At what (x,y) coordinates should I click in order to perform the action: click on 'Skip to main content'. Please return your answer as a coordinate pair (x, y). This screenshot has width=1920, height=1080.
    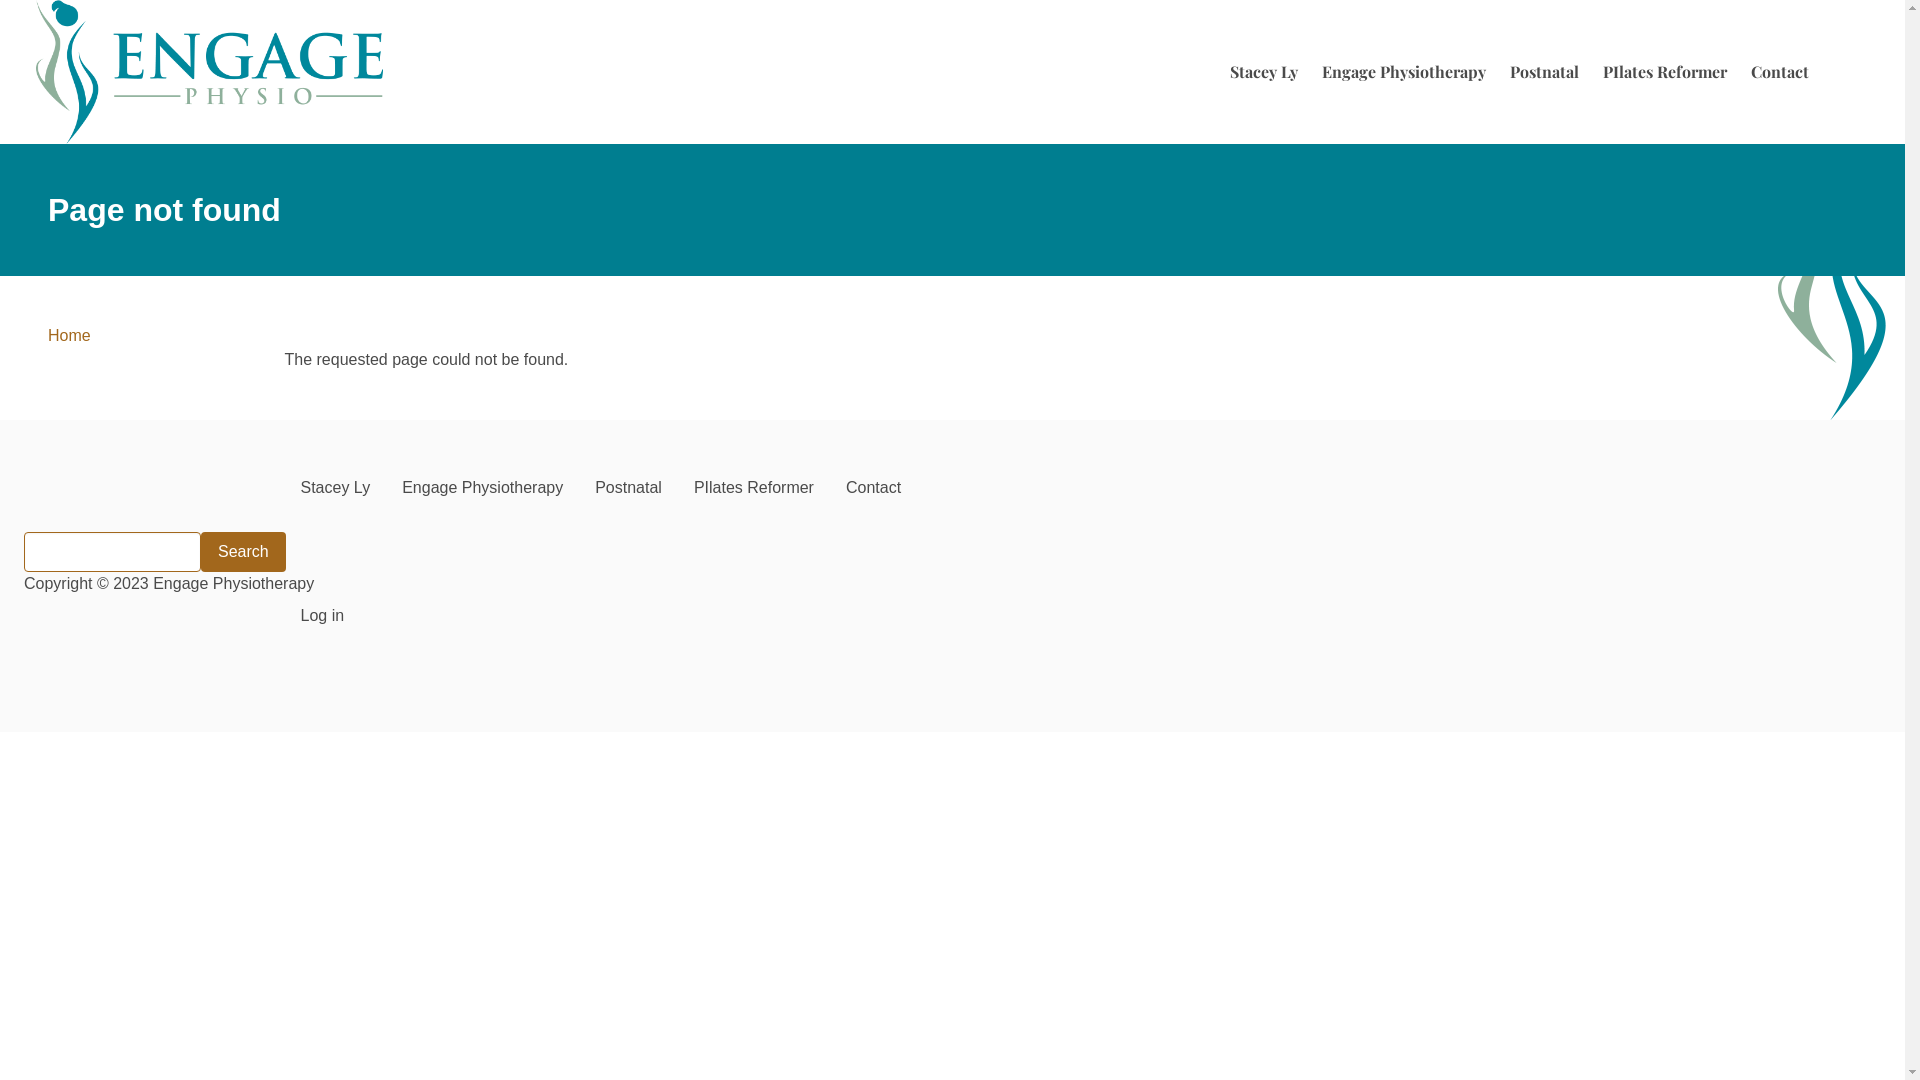
    Looking at the image, I should click on (0, 0).